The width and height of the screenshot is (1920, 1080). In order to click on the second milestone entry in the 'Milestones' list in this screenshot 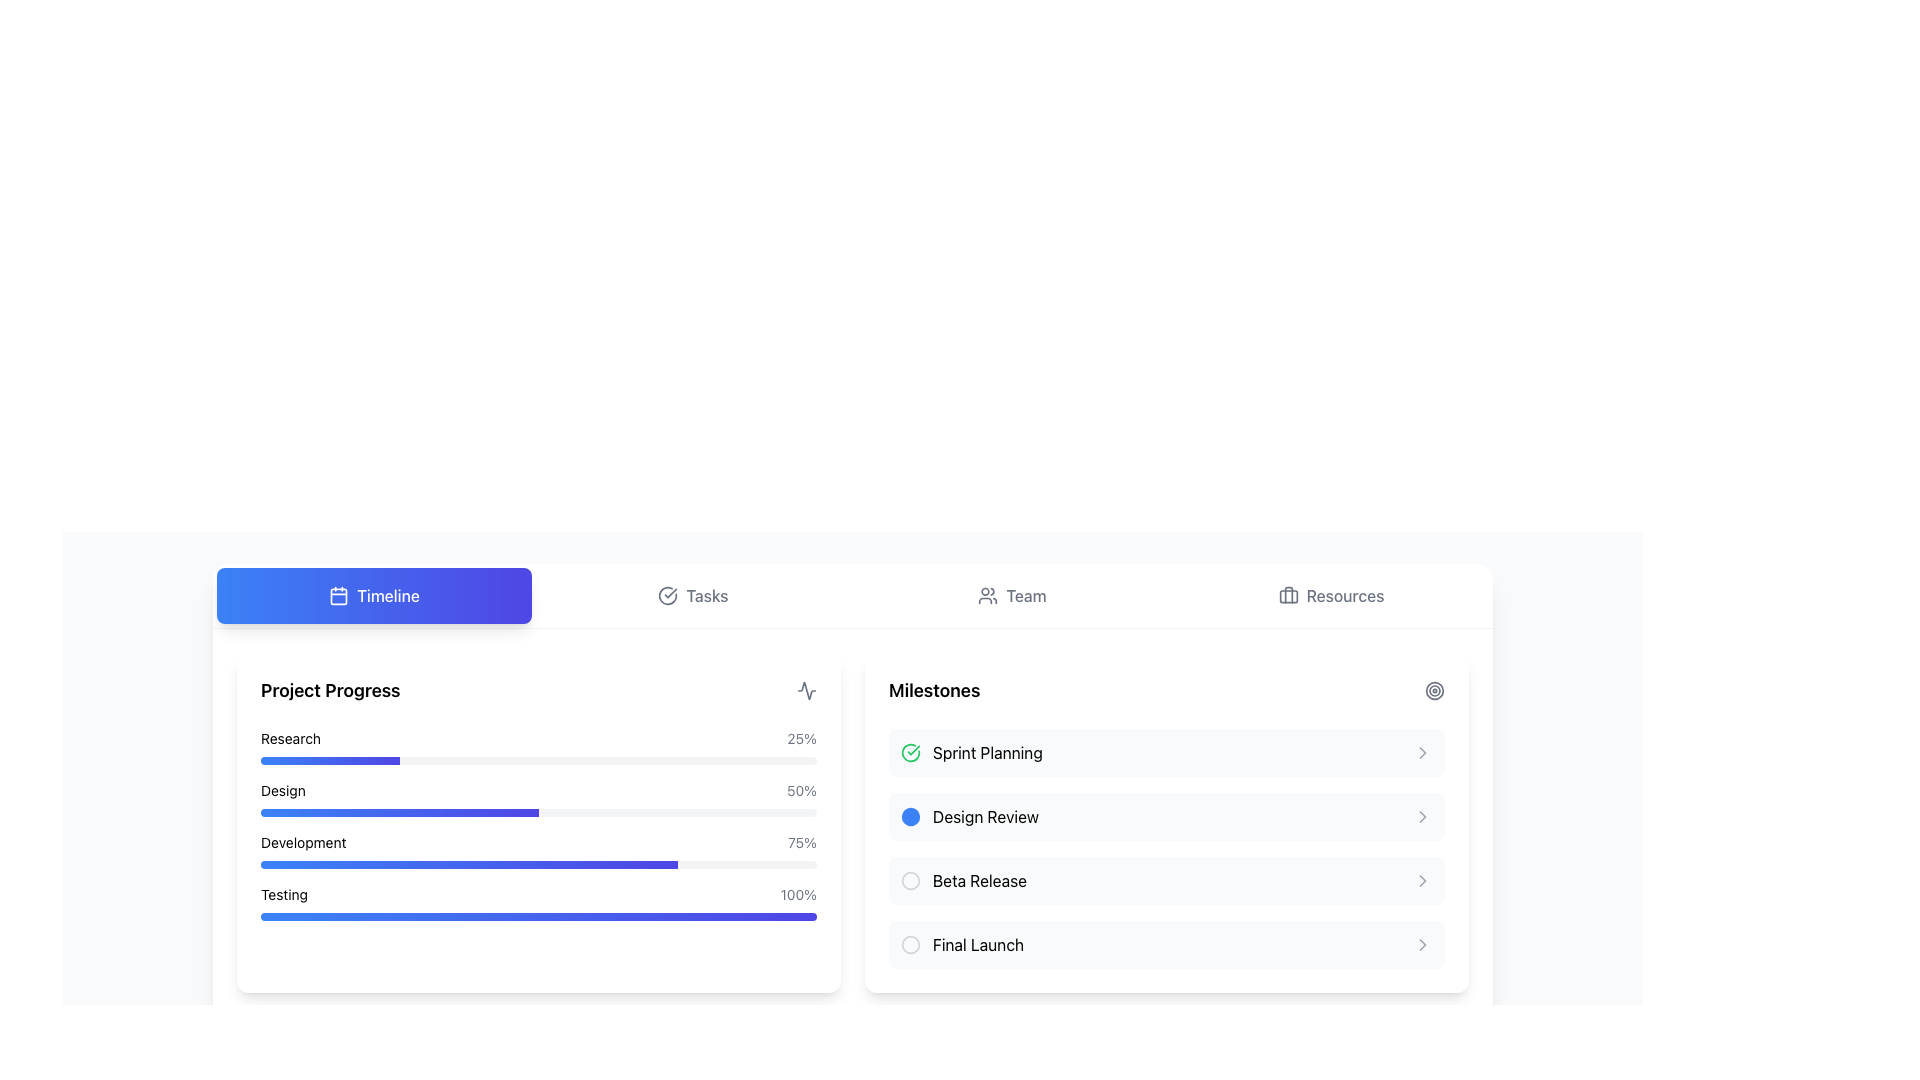, I will do `click(1166, 848)`.